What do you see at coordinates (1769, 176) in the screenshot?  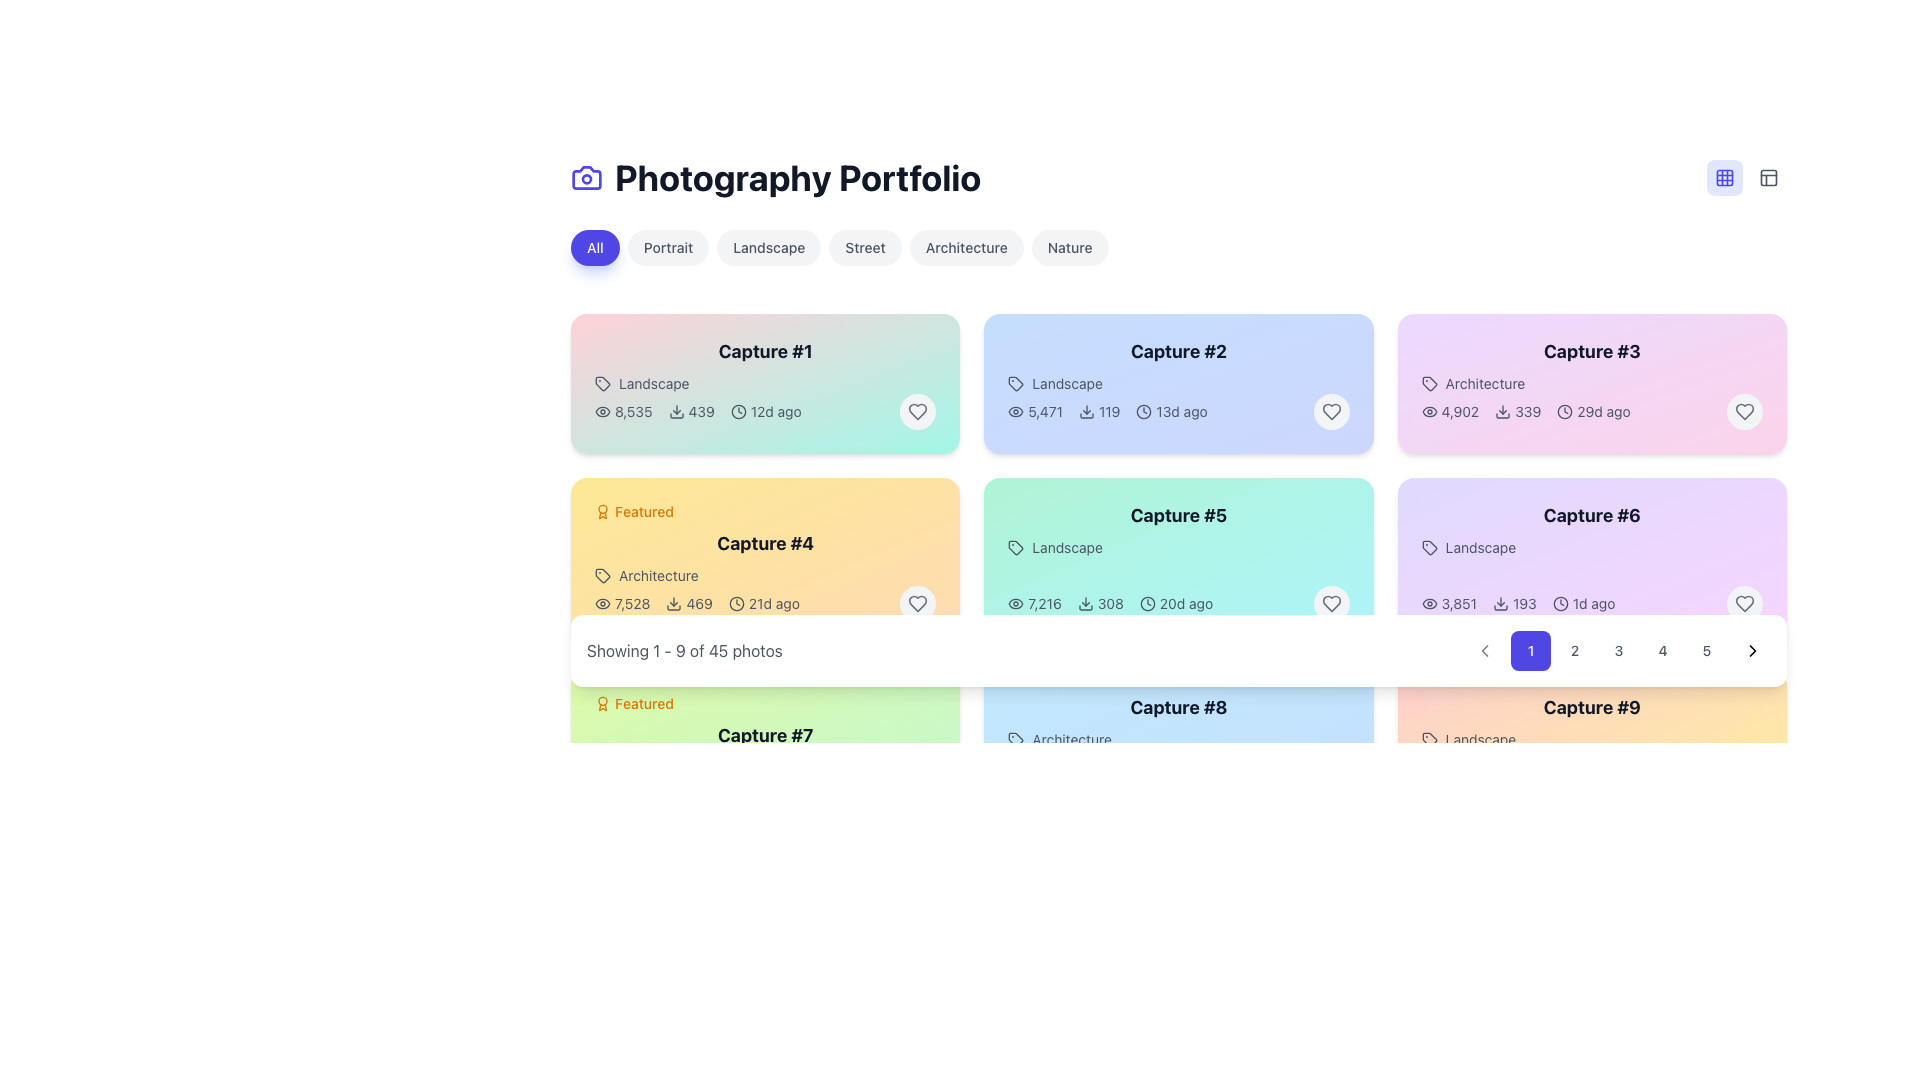 I see `the rounded square-shaped button with a minimalist icon resembling a top-left corner pane to observe the visual feedback of the hover effect` at bounding box center [1769, 176].